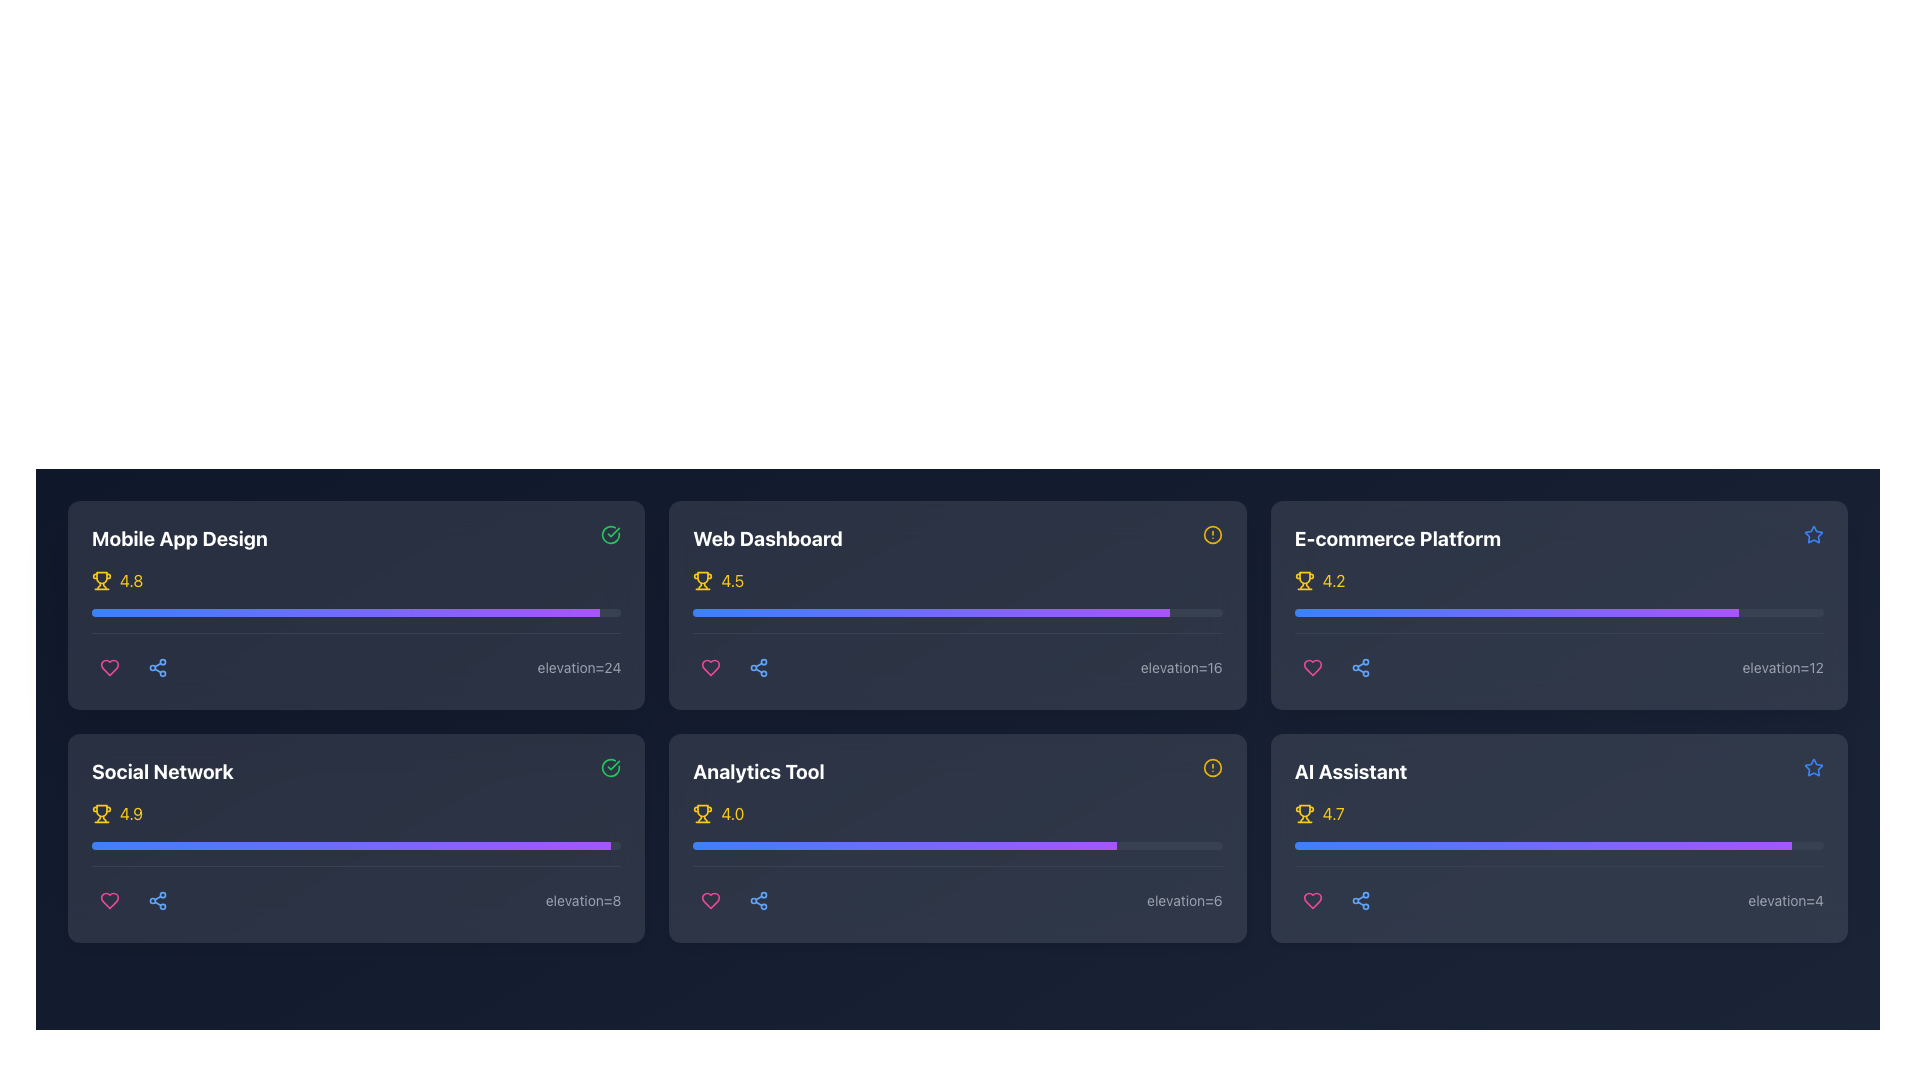 Image resolution: width=1920 pixels, height=1080 pixels. What do you see at coordinates (711, 667) in the screenshot?
I see `the heart icon, which is styled with a pink stroke and located at the bottom-left corner of the second card from the left in the upper row` at bounding box center [711, 667].